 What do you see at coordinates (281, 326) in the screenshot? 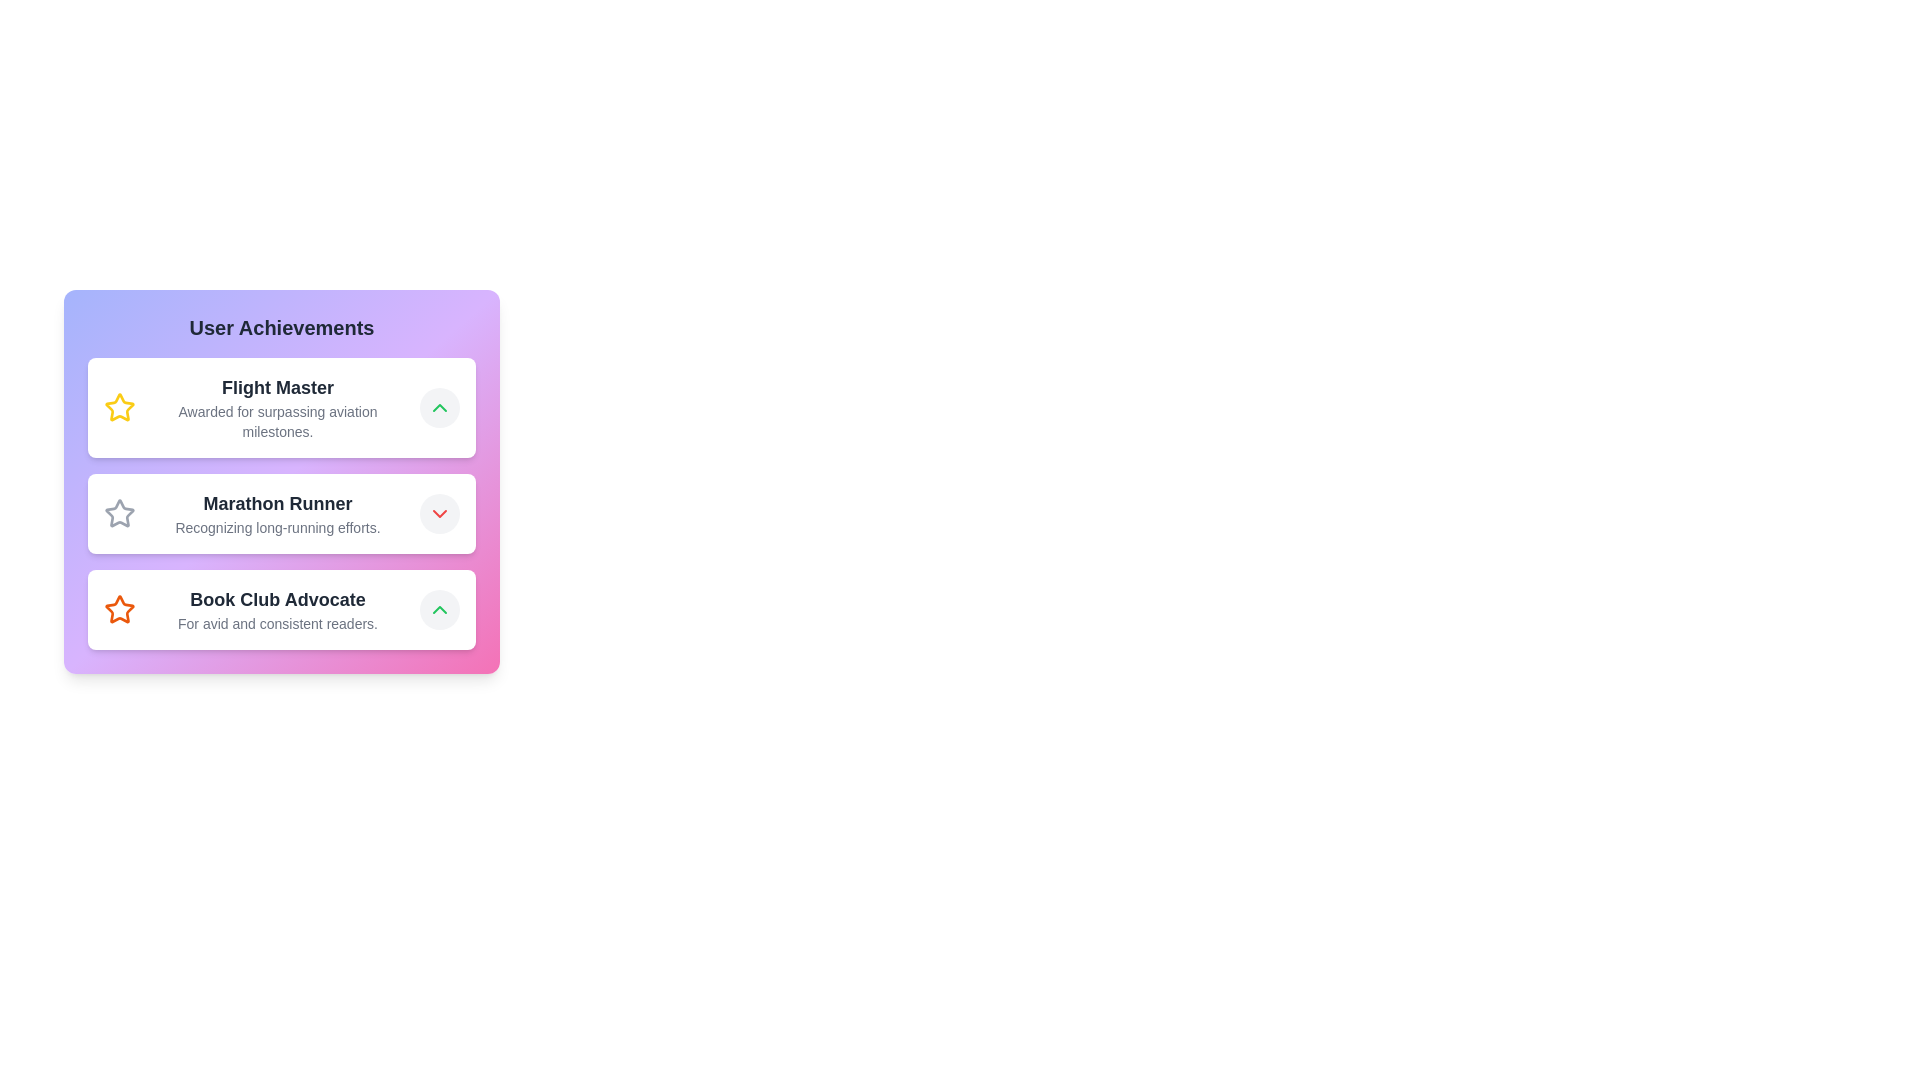
I see `the text heading that introduces and labels the section for user achievements, located at the top of the vertically stacked list interface` at bounding box center [281, 326].